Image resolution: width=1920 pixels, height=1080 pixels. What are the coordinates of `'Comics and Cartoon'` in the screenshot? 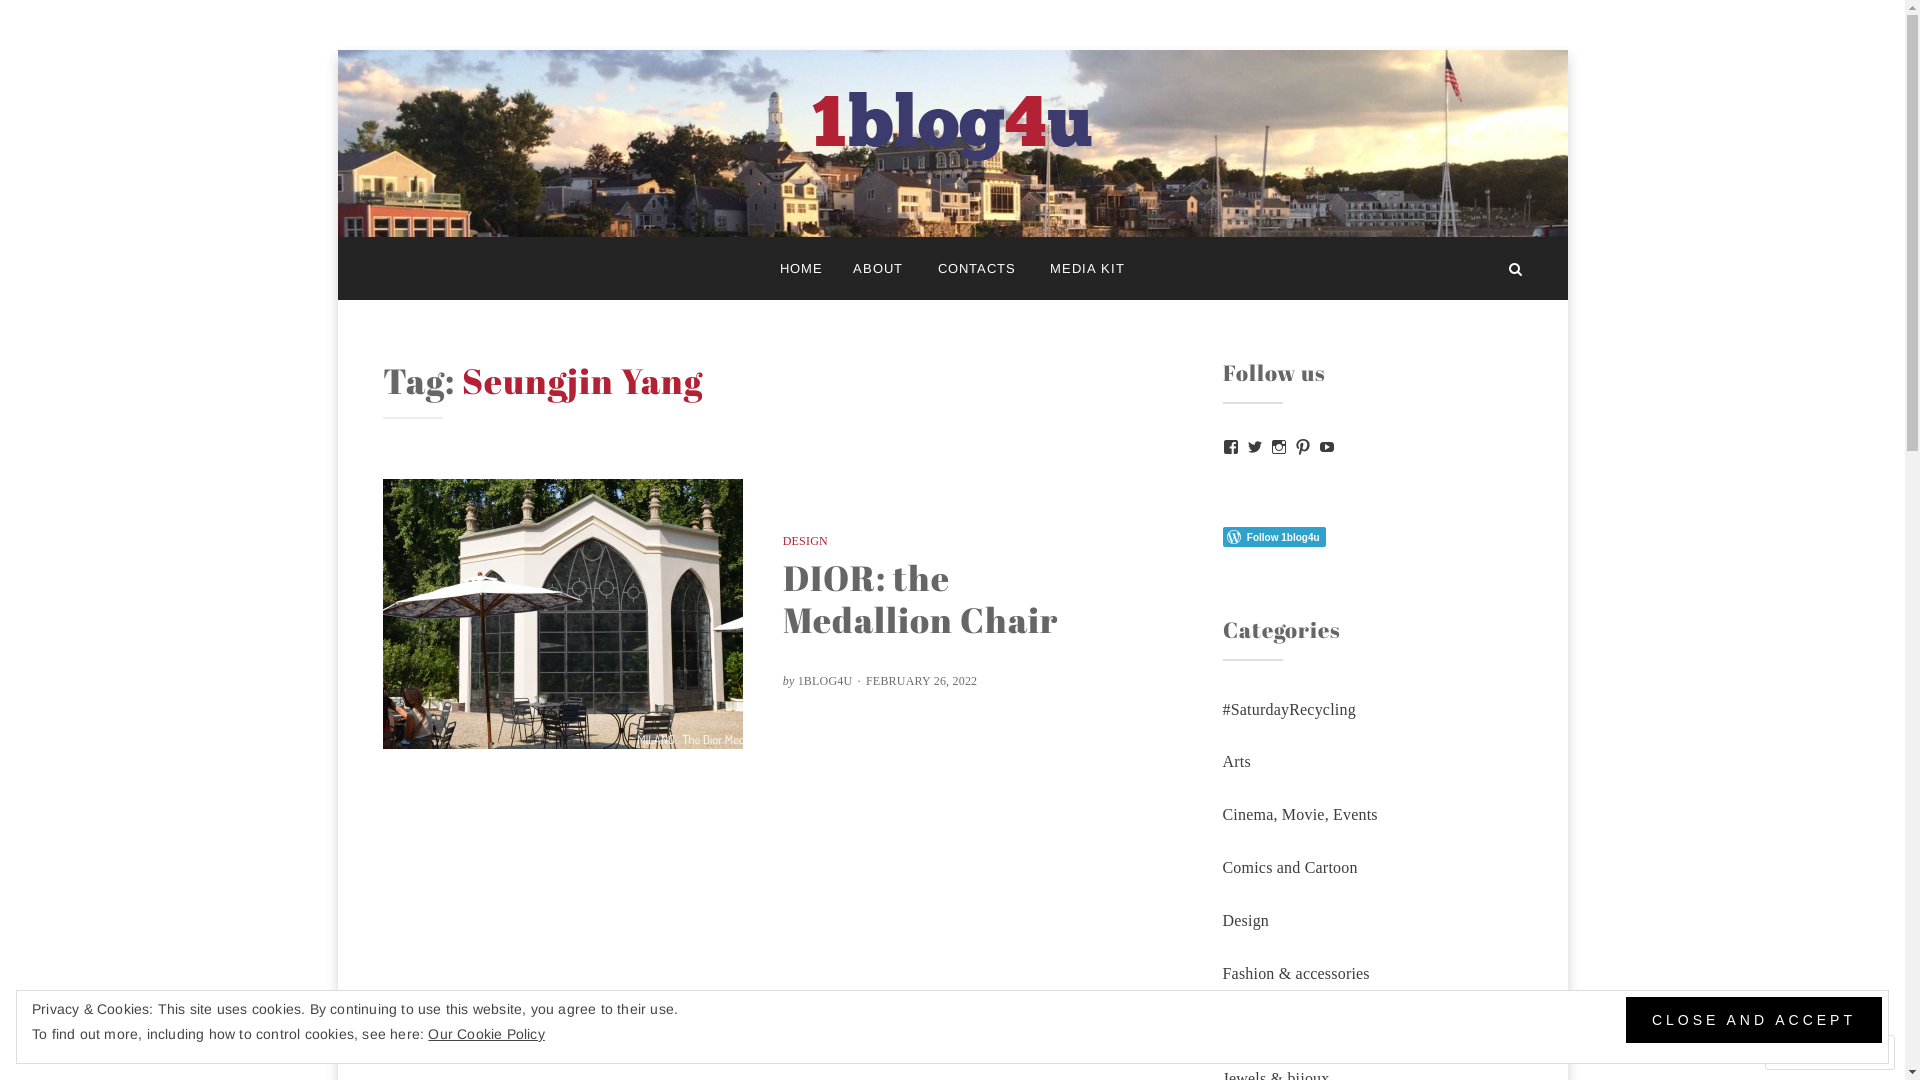 It's located at (1289, 866).